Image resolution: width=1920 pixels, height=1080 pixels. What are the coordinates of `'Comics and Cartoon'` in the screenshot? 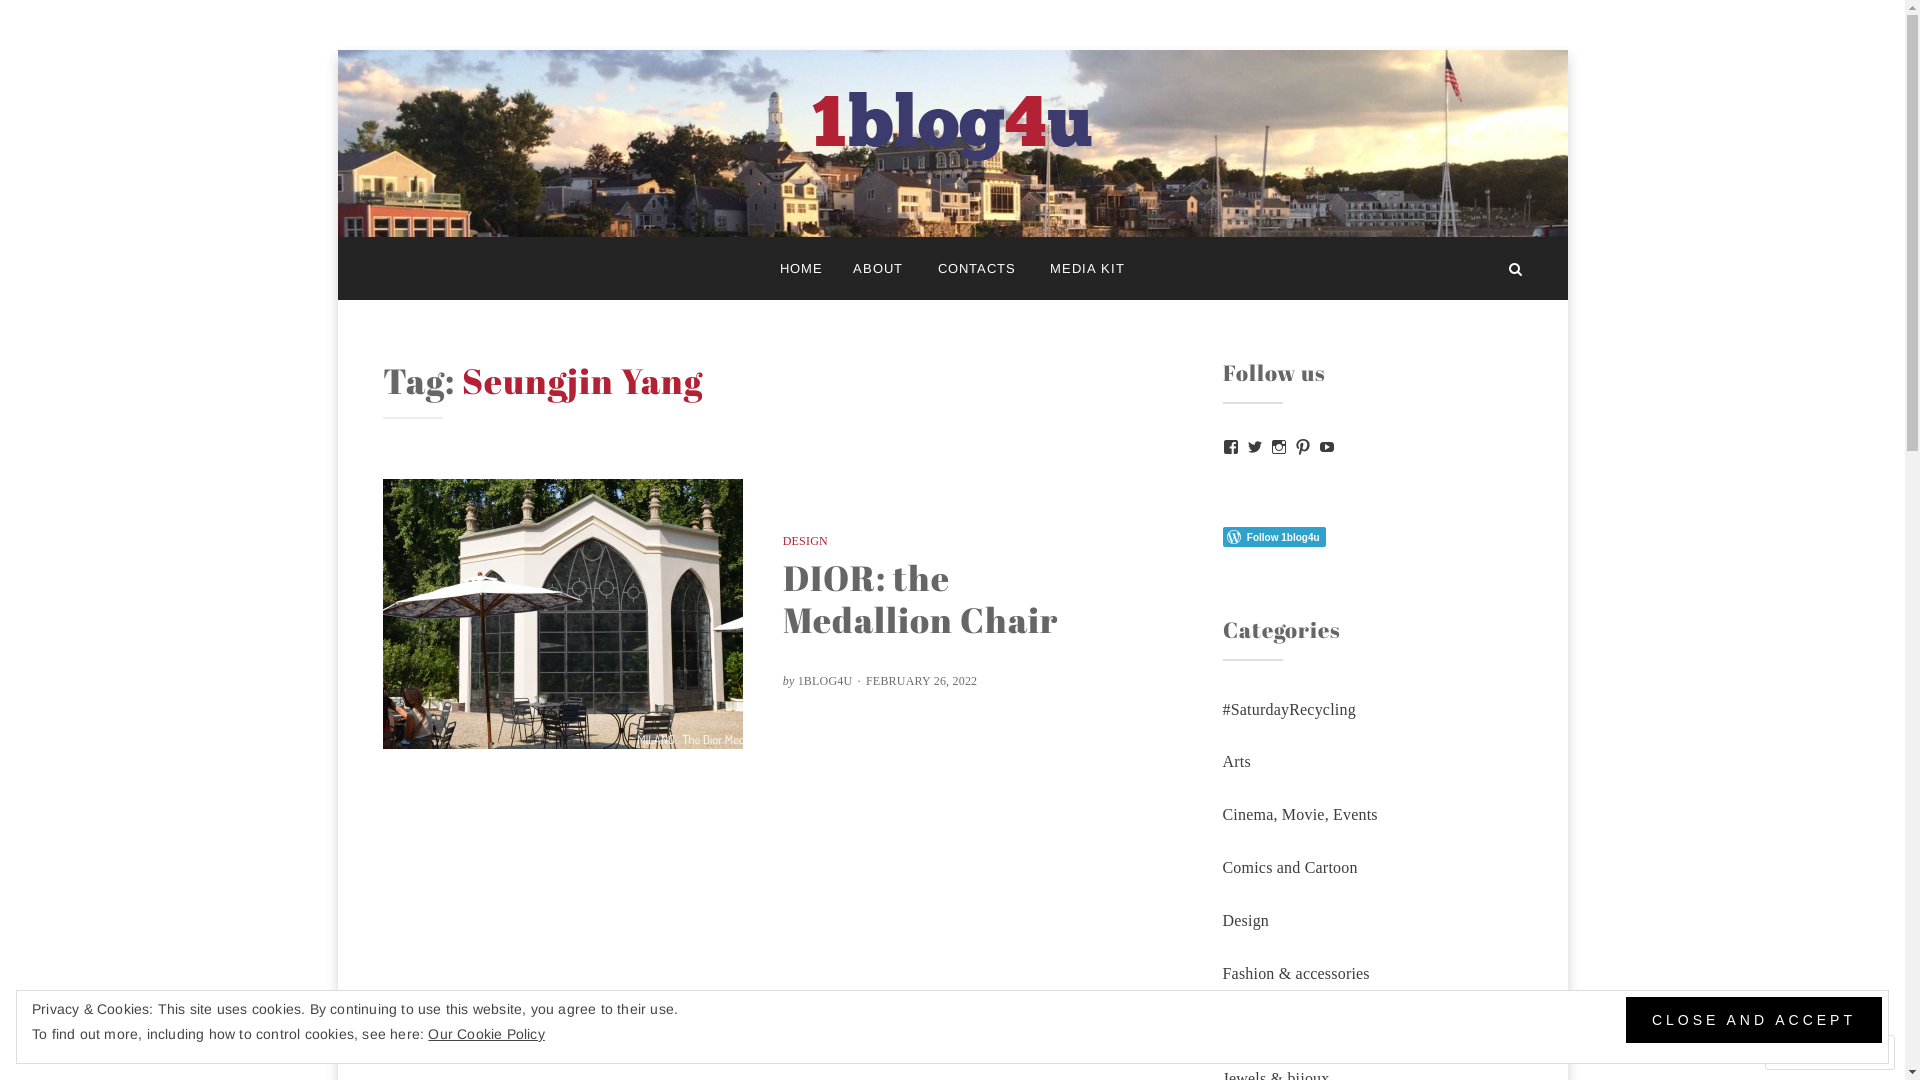 It's located at (1289, 866).